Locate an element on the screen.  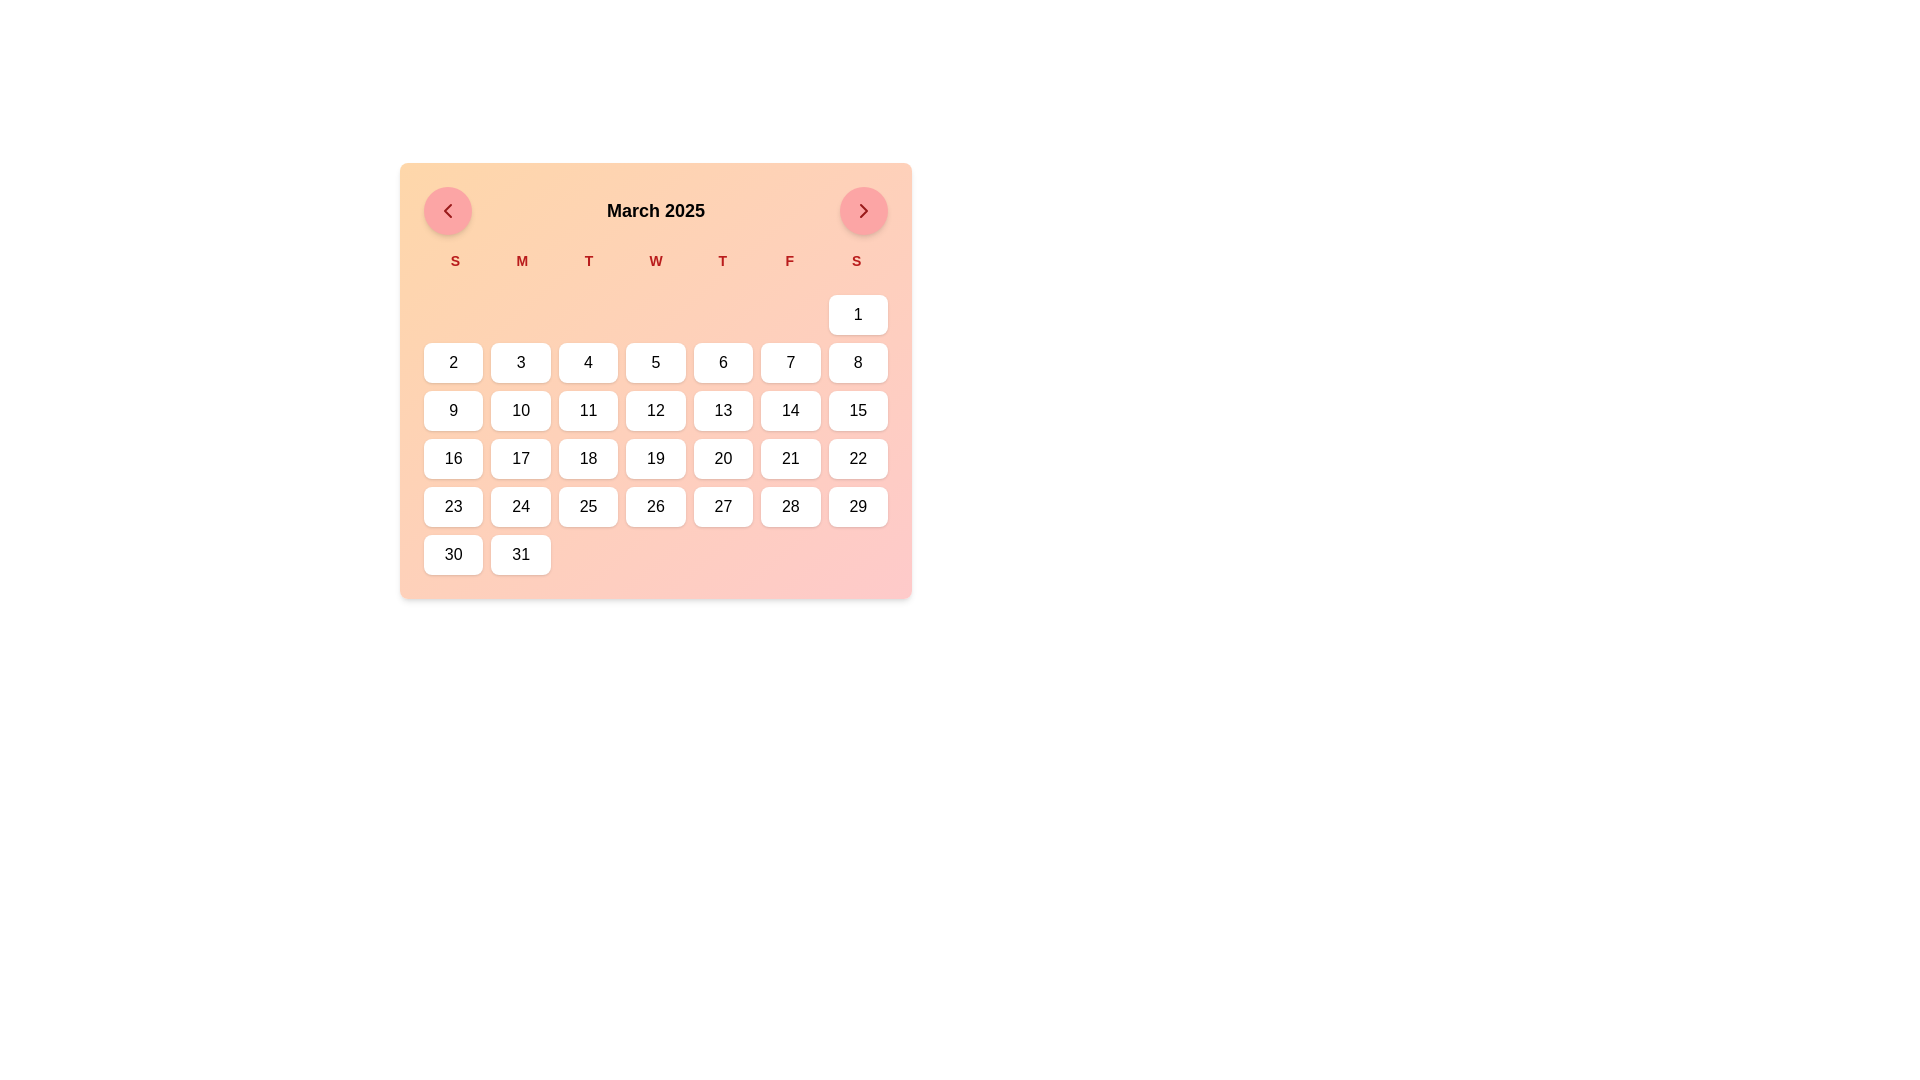
the button representing the fourth day of the current displayed calendar month, located in the third row and fourth column of the calendar grid under the label 'S' for Wednesday is located at coordinates (587, 362).